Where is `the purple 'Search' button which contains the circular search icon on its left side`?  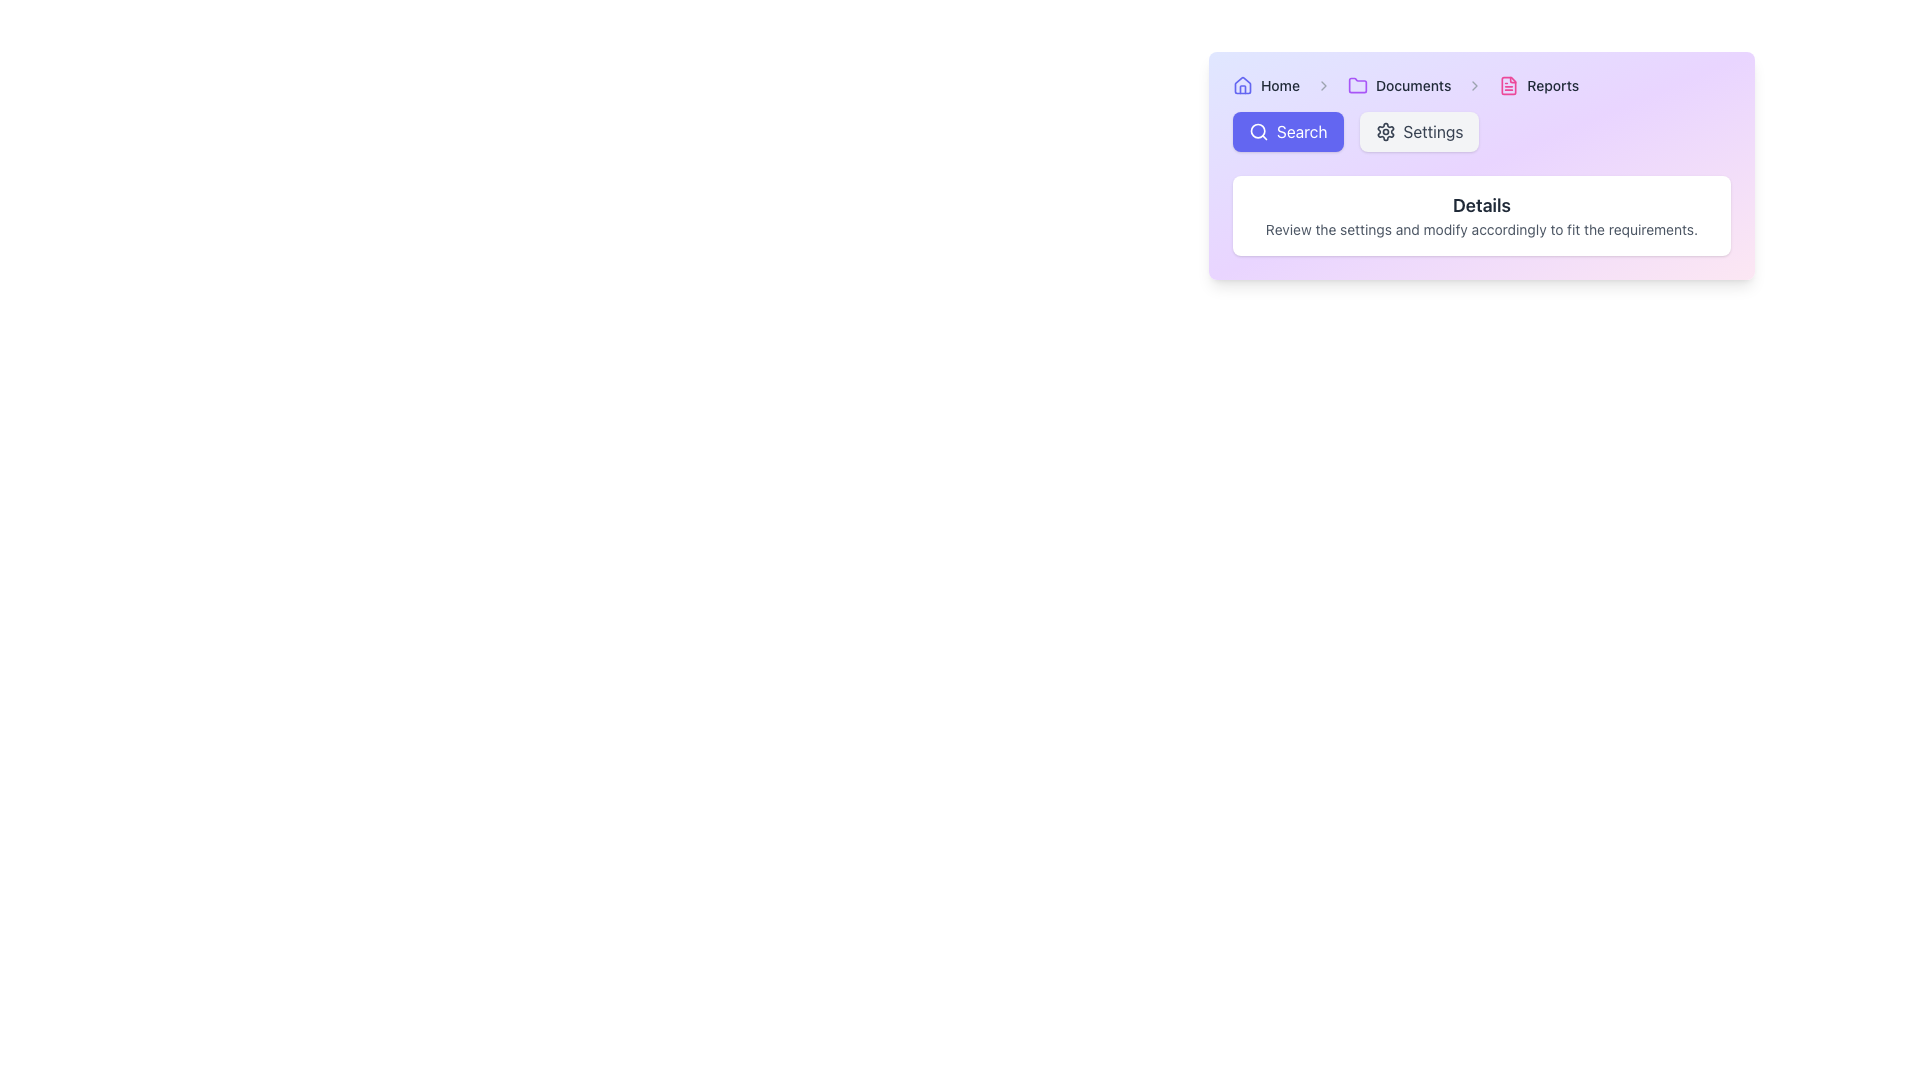
the purple 'Search' button which contains the circular search icon on its left side is located at coordinates (1257, 131).